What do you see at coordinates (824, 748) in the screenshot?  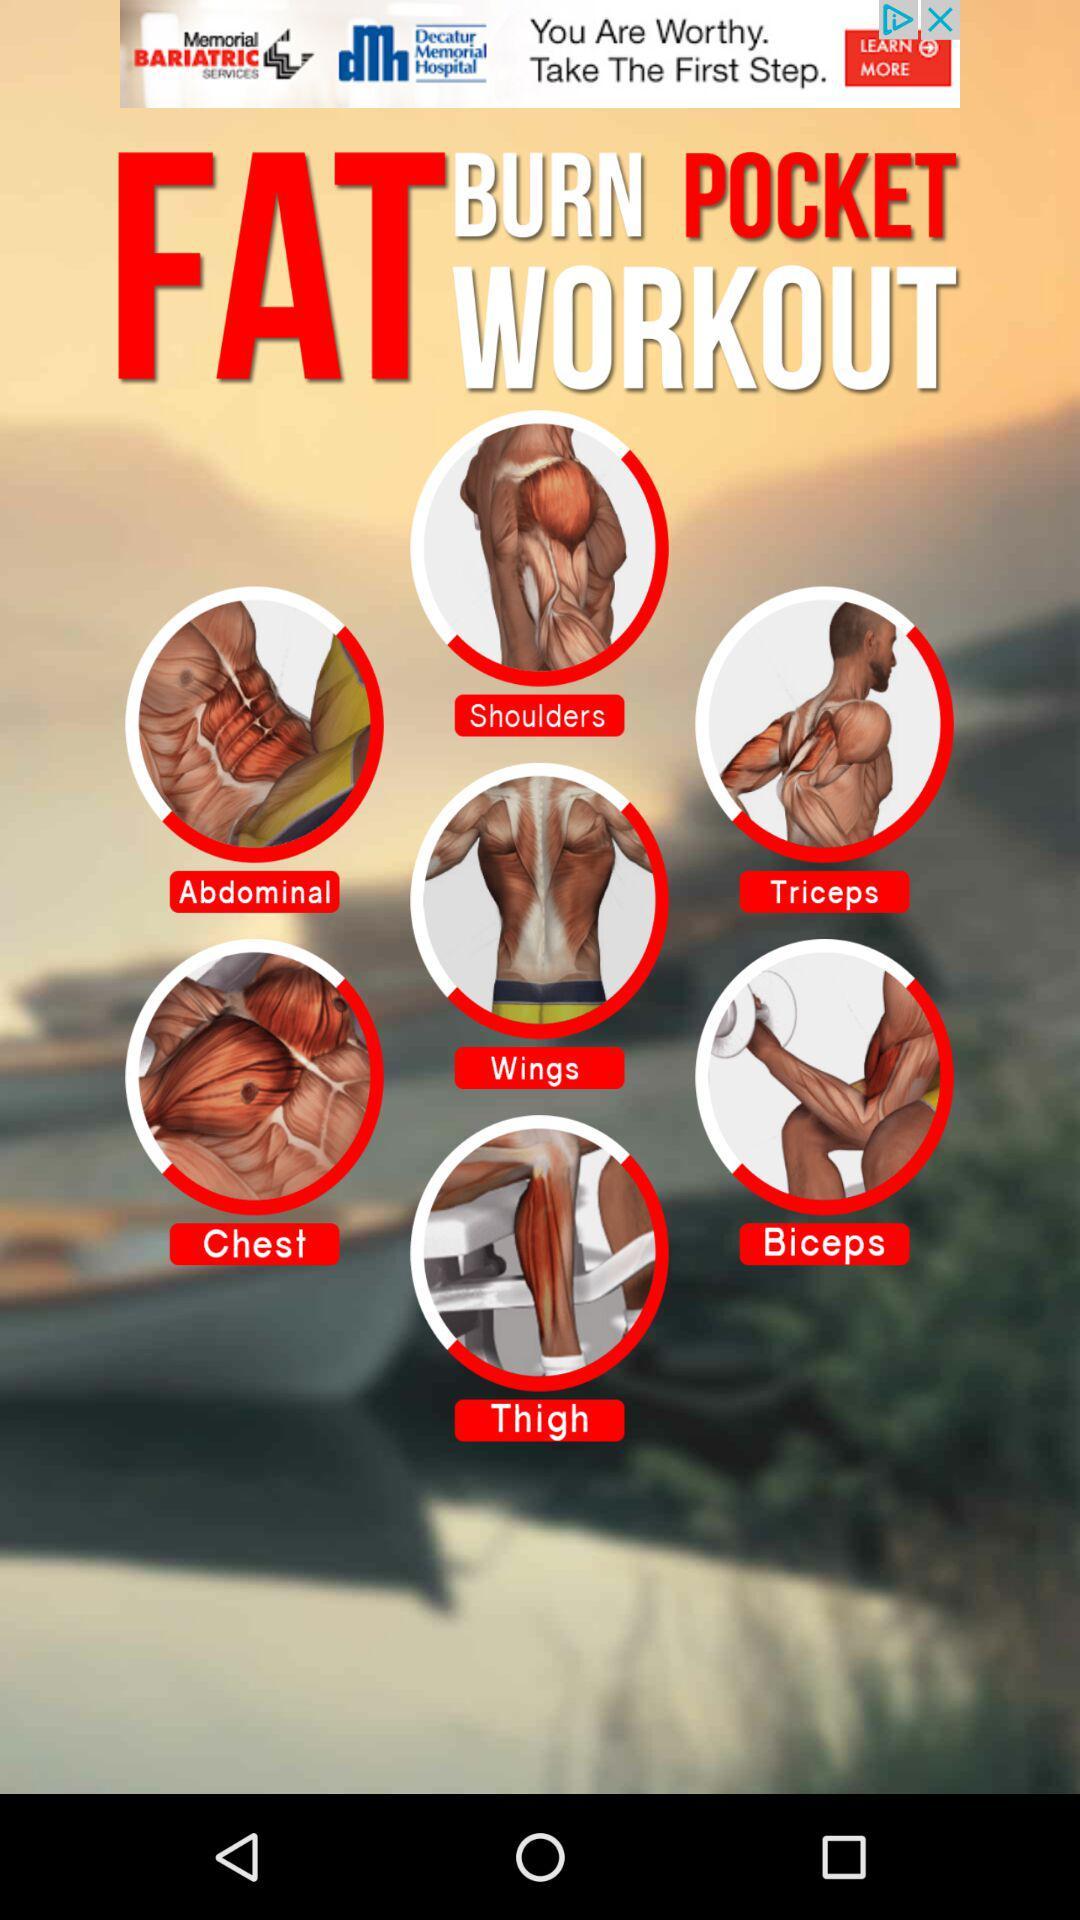 I see `workout` at bounding box center [824, 748].